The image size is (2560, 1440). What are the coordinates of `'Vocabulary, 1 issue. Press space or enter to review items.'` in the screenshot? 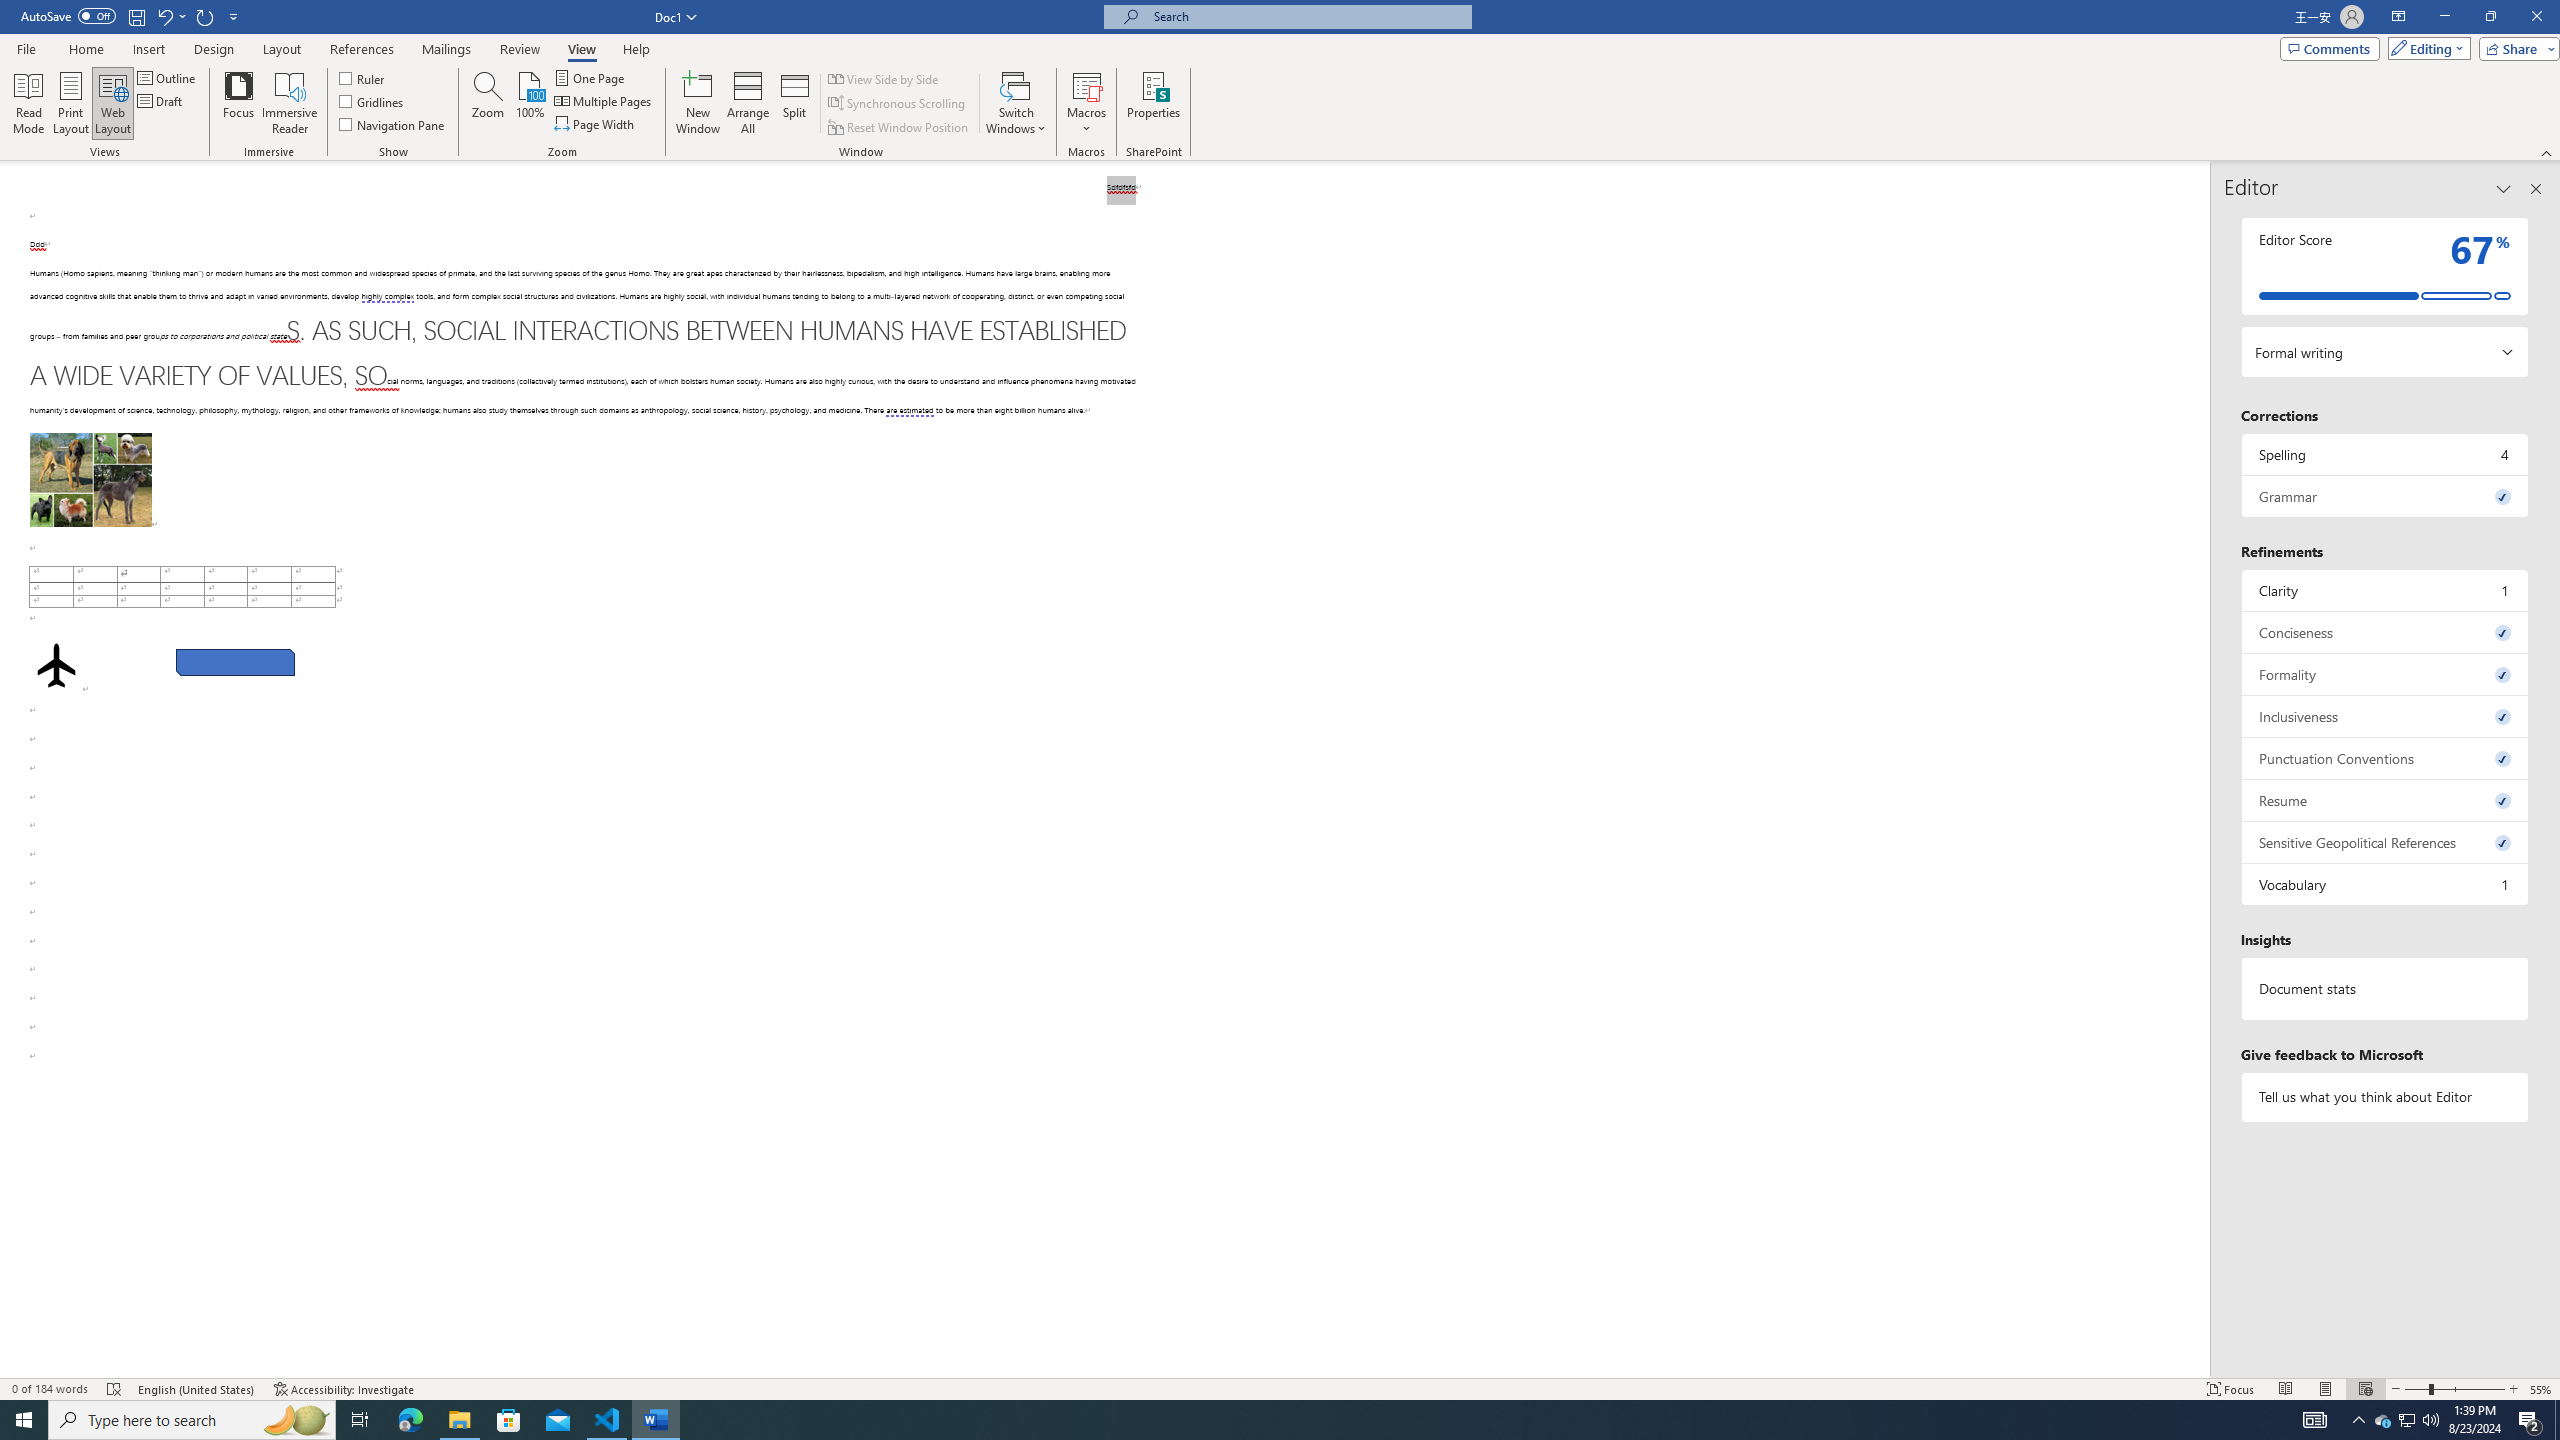 It's located at (2384, 884).